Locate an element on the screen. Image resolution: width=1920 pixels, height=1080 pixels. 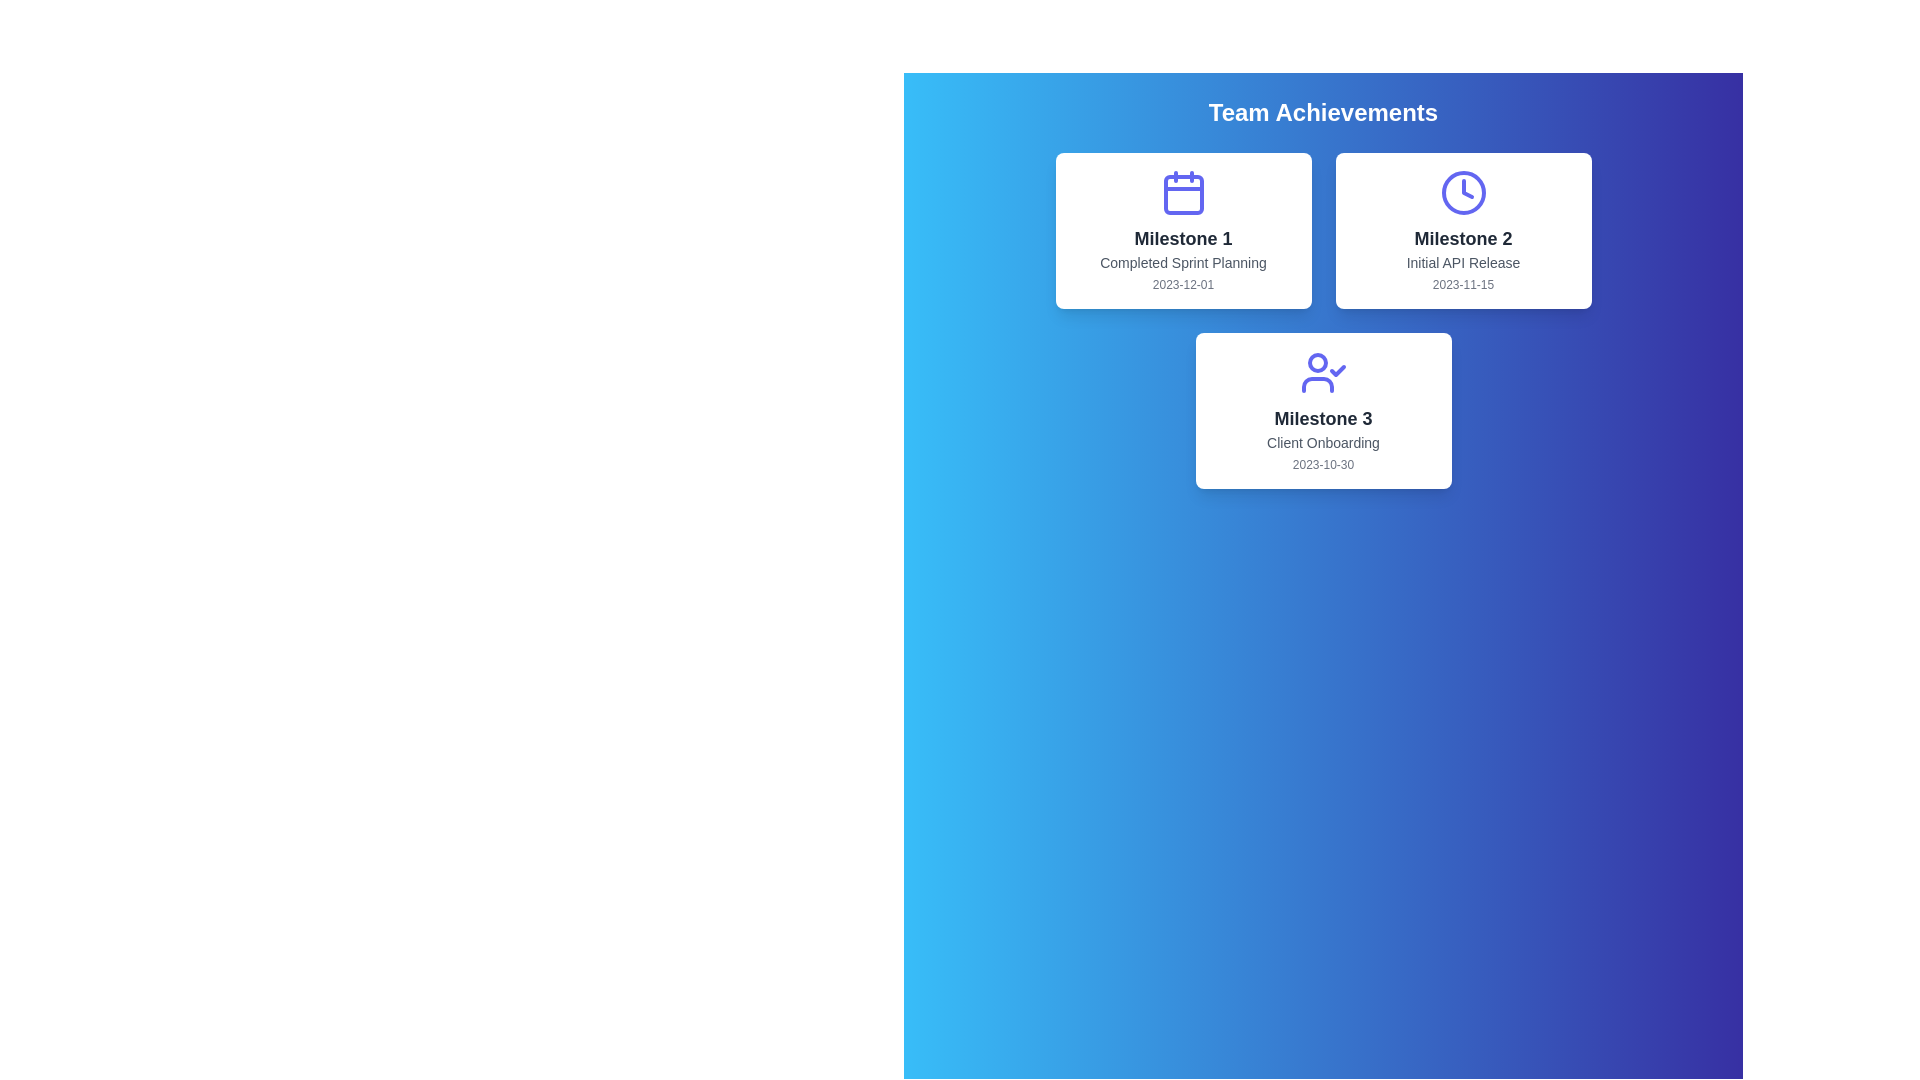
the details of the first milestone card, which includes its name, description, and date, located at the top-left corner of the grid layout is located at coordinates (1183, 230).